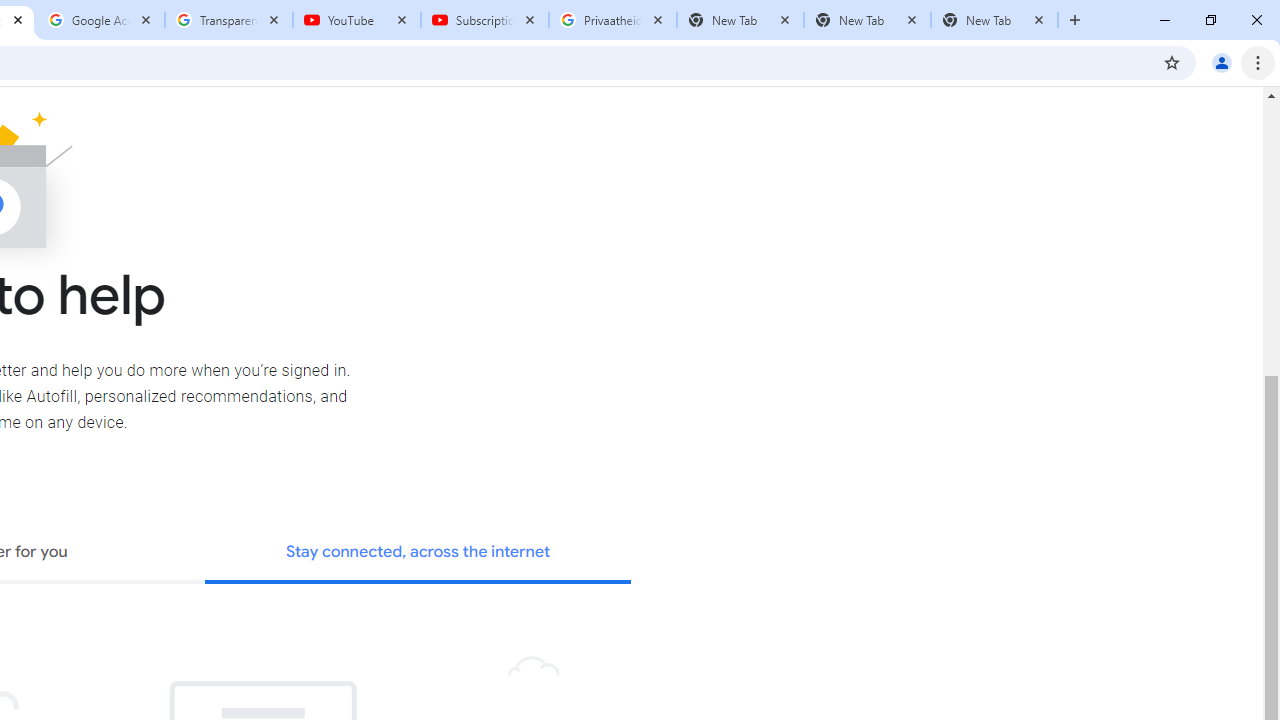 This screenshot has height=720, width=1280. I want to click on 'YouTube', so click(357, 20).